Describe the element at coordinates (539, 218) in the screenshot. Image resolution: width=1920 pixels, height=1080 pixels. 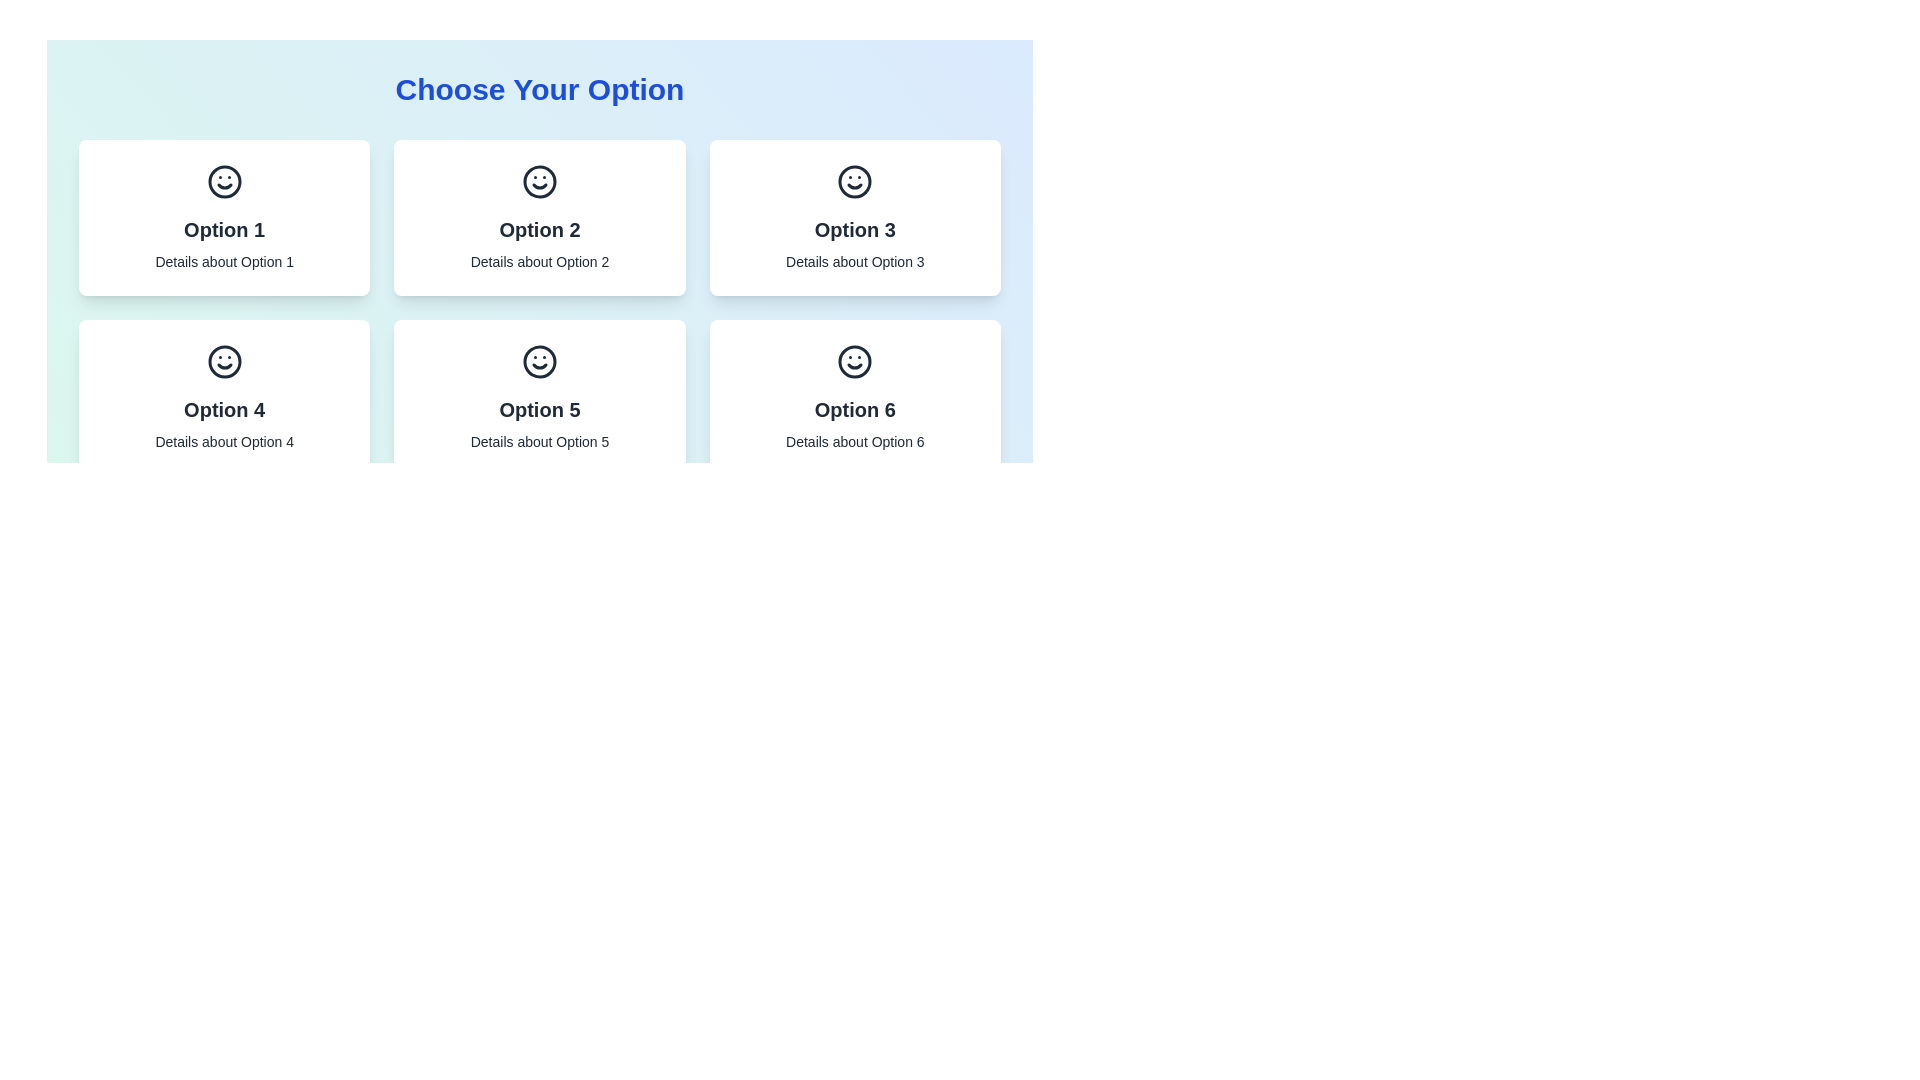
I see `the second card in the grid layout` at that location.